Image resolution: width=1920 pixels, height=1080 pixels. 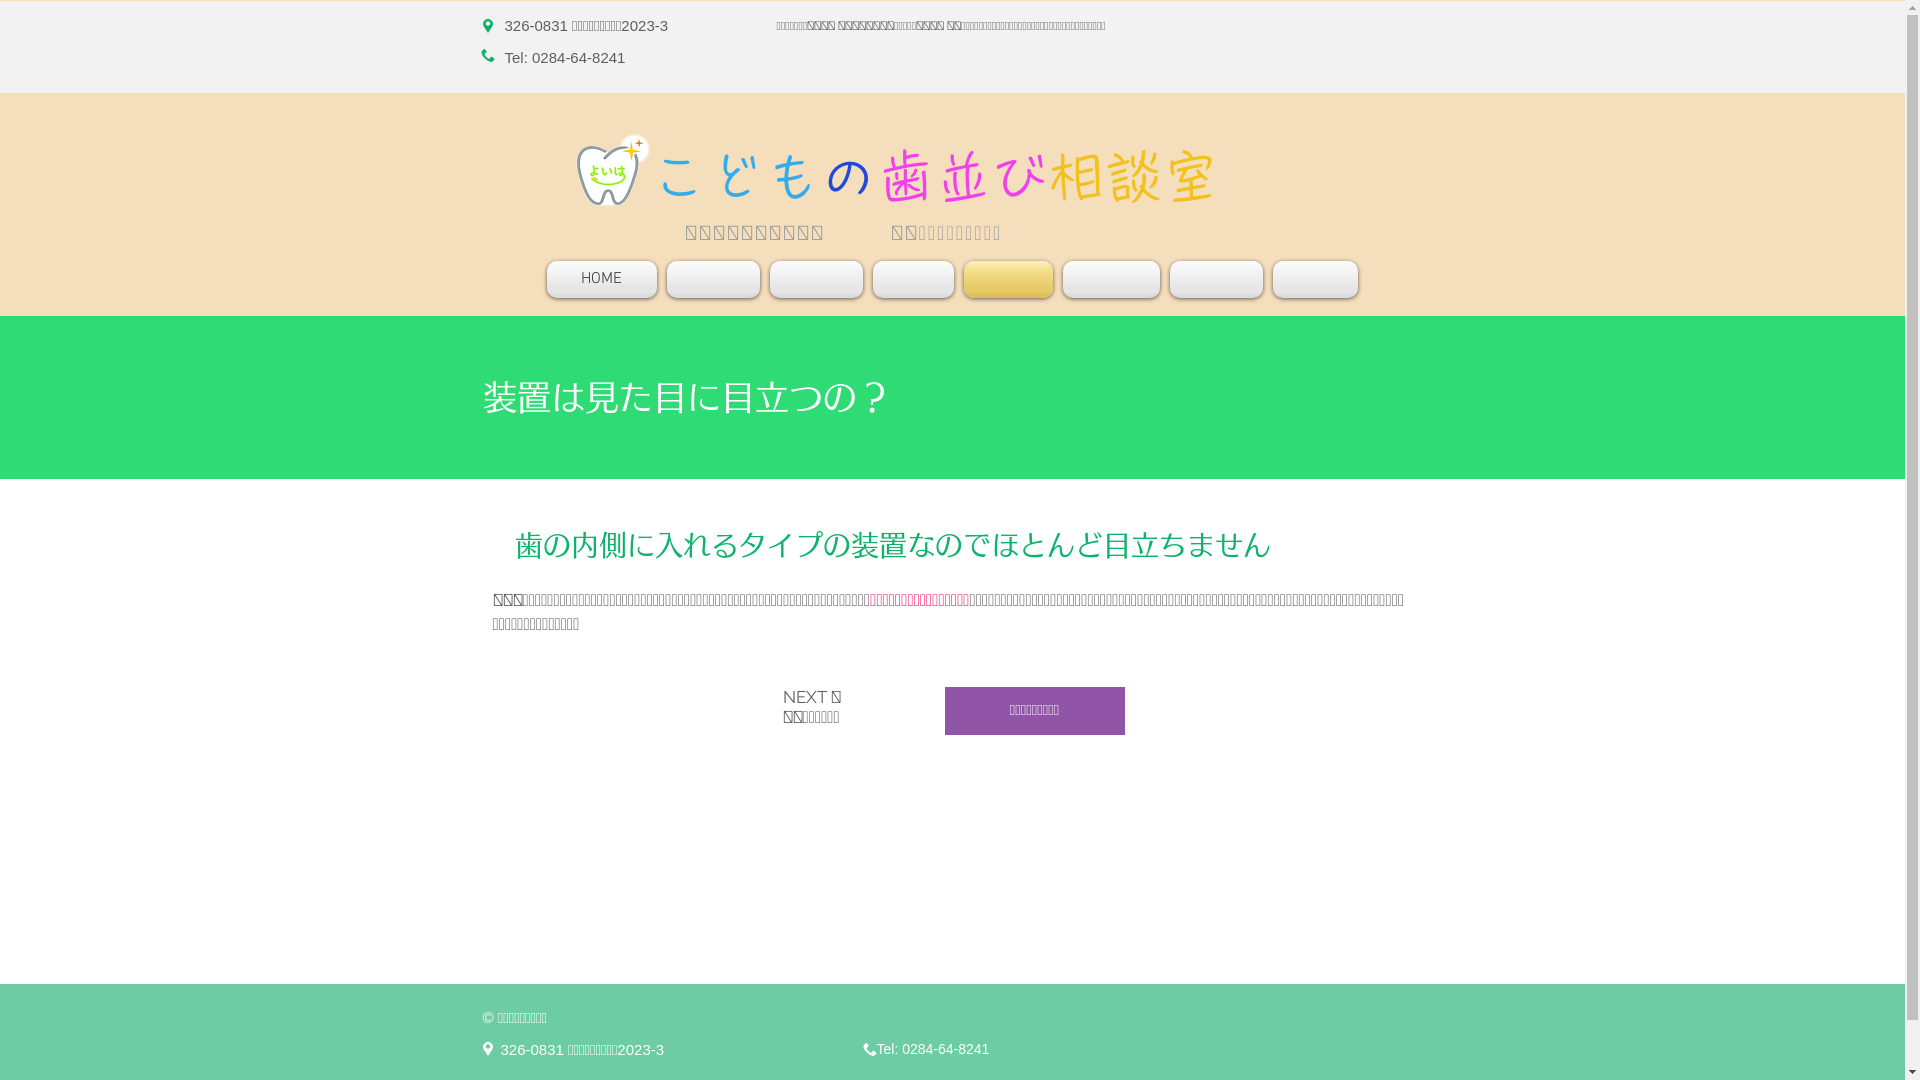 What do you see at coordinates (602, 279) in the screenshot?
I see `'HOME'` at bounding box center [602, 279].